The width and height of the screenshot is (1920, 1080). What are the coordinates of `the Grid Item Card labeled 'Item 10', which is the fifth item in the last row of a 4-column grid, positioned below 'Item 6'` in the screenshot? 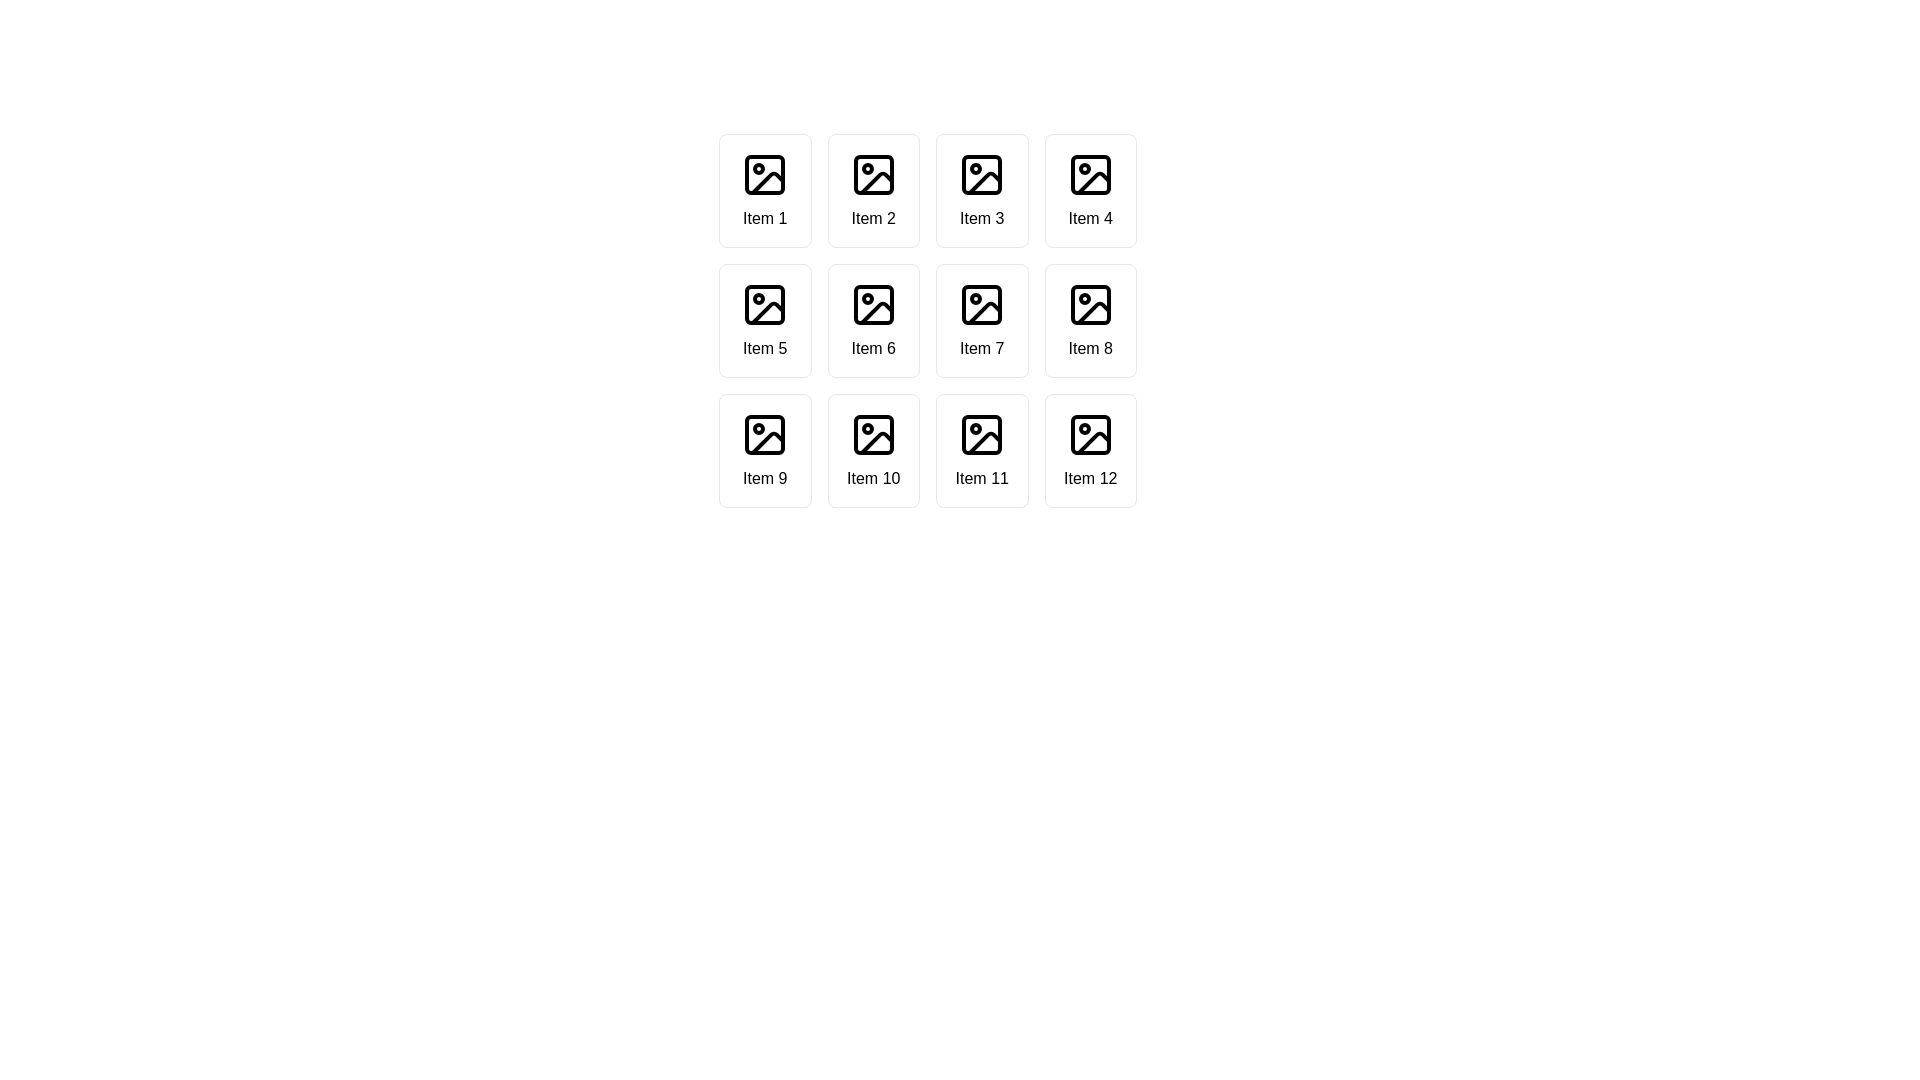 It's located at (873, 451).